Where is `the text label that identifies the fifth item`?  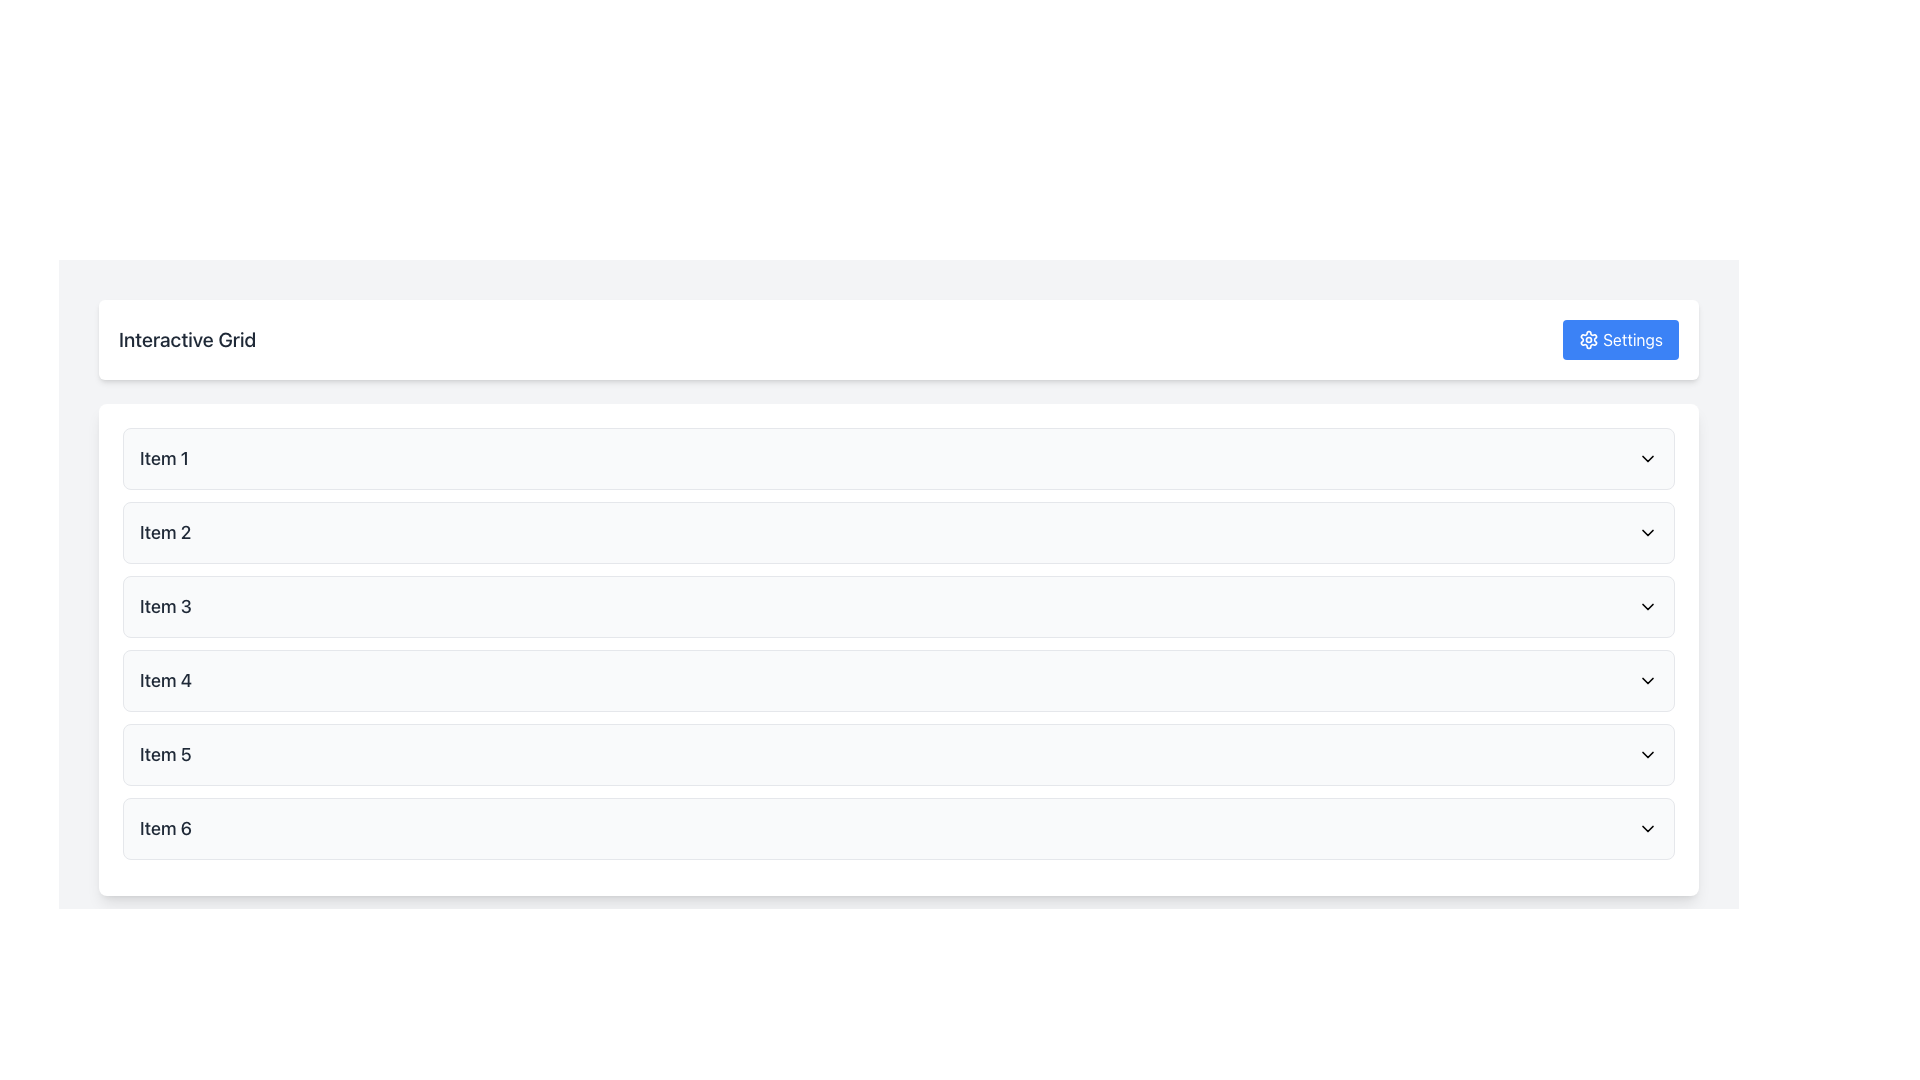 the text label that identifies the fifth item is located at coordinates (165, 755).